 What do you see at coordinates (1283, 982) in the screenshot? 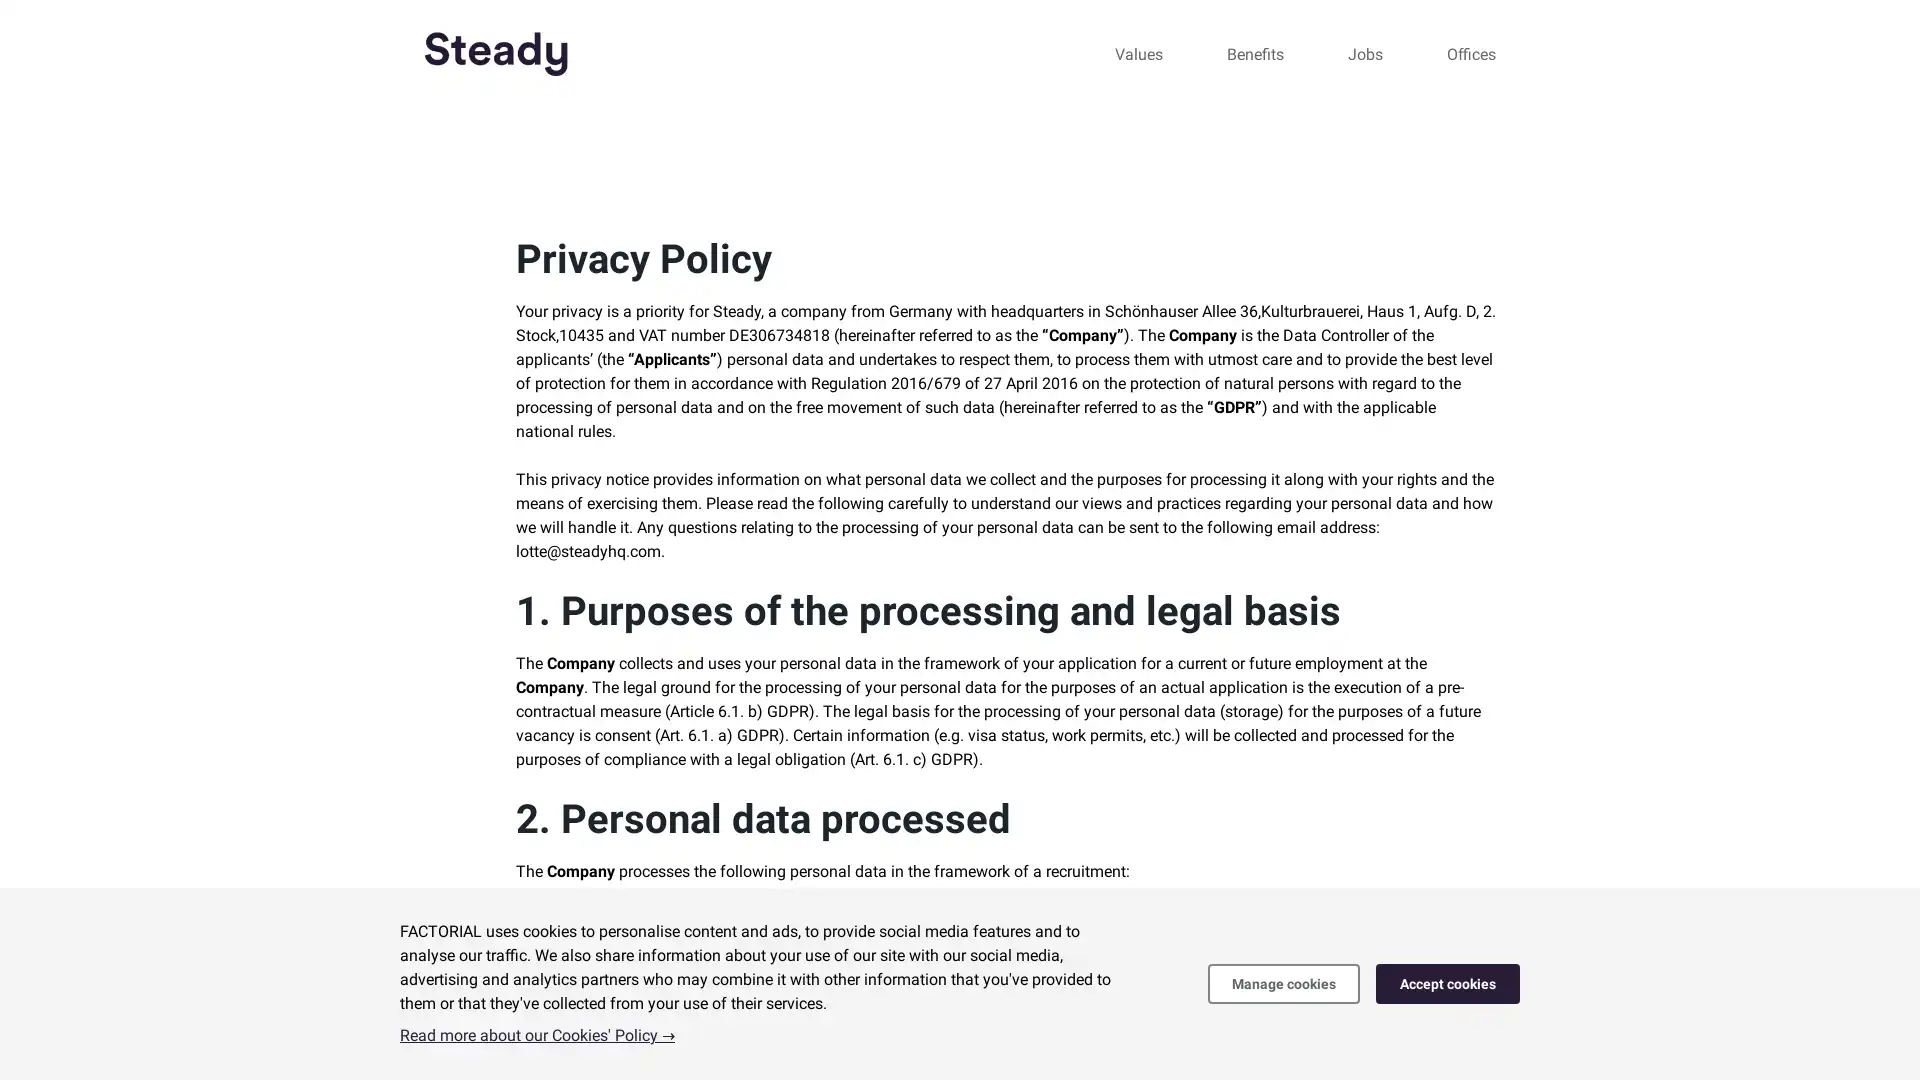
I see `Manage cookies` at bounding box center [1283, 982].